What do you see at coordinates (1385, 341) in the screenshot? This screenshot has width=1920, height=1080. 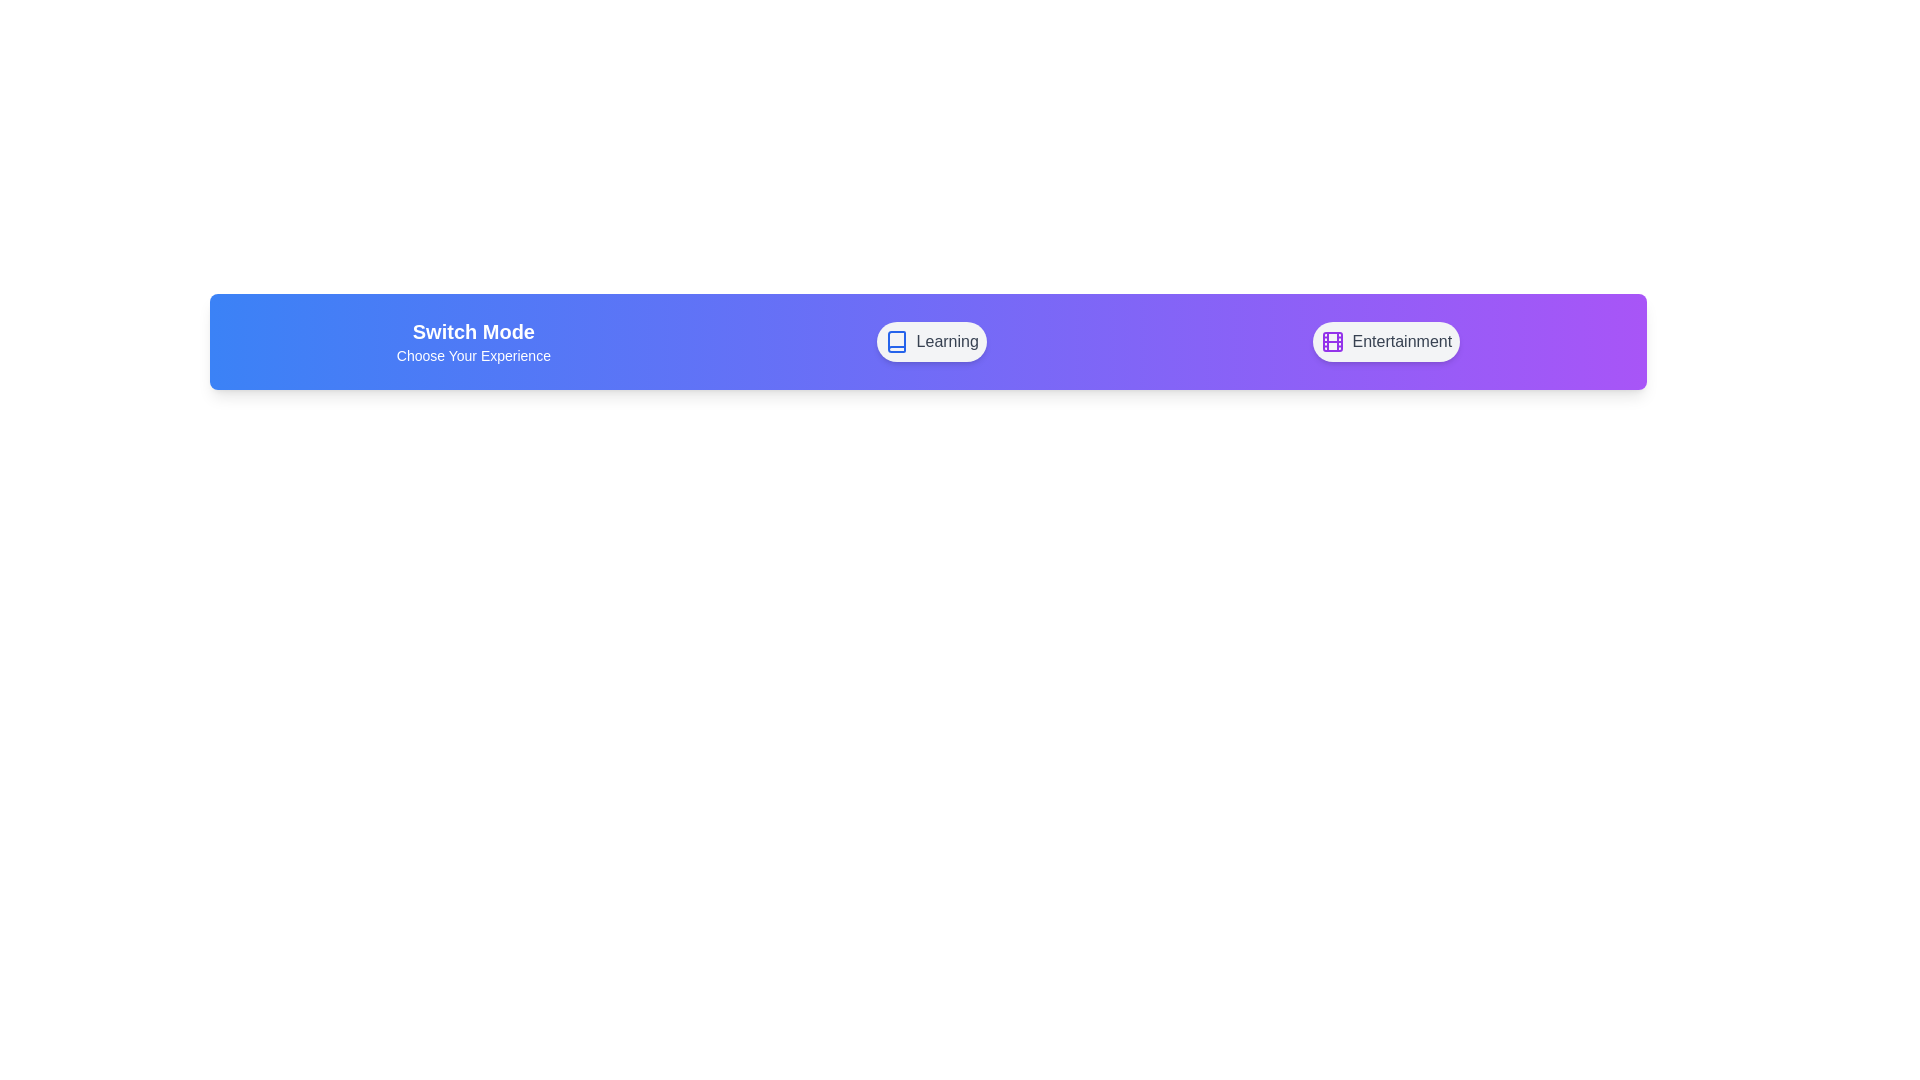 I see `the button labeled 'Entertainment' located to the right of the 'Learning' button` at bounding box center [1385, 341].